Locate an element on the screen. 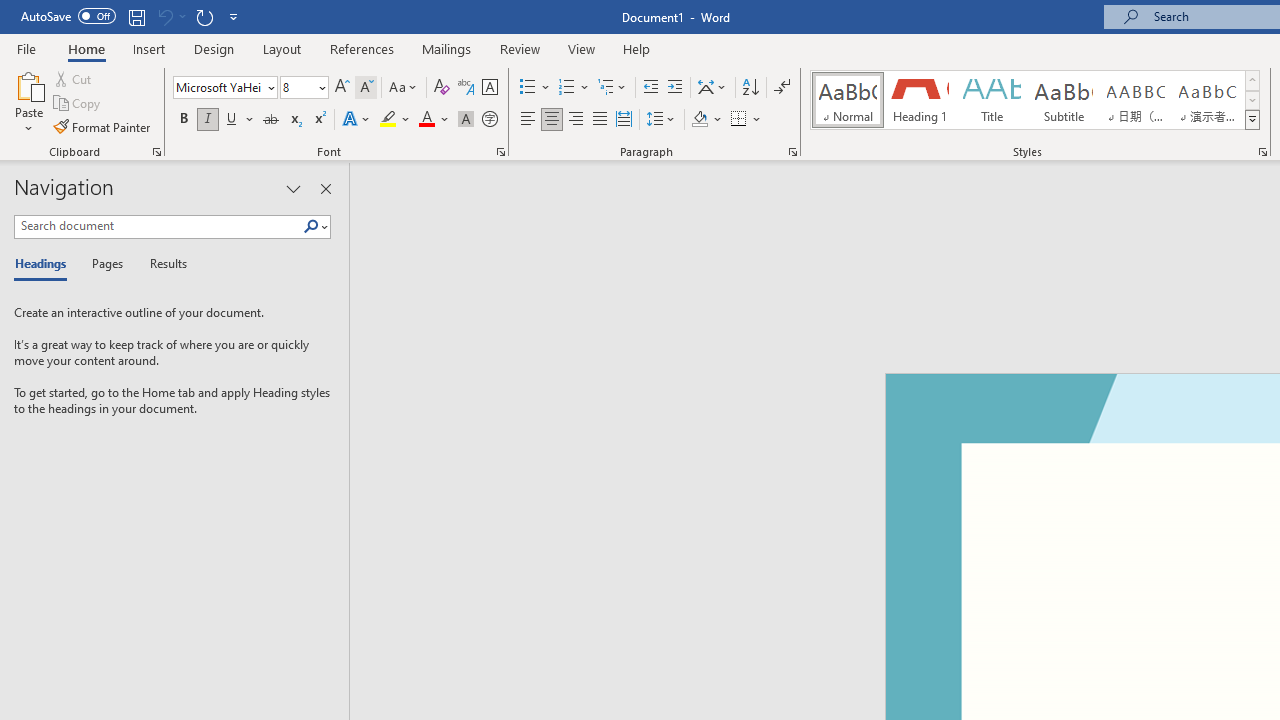 This screenshot has width=1280, height=720. 'Font...' is located at coordinates (501, 150).